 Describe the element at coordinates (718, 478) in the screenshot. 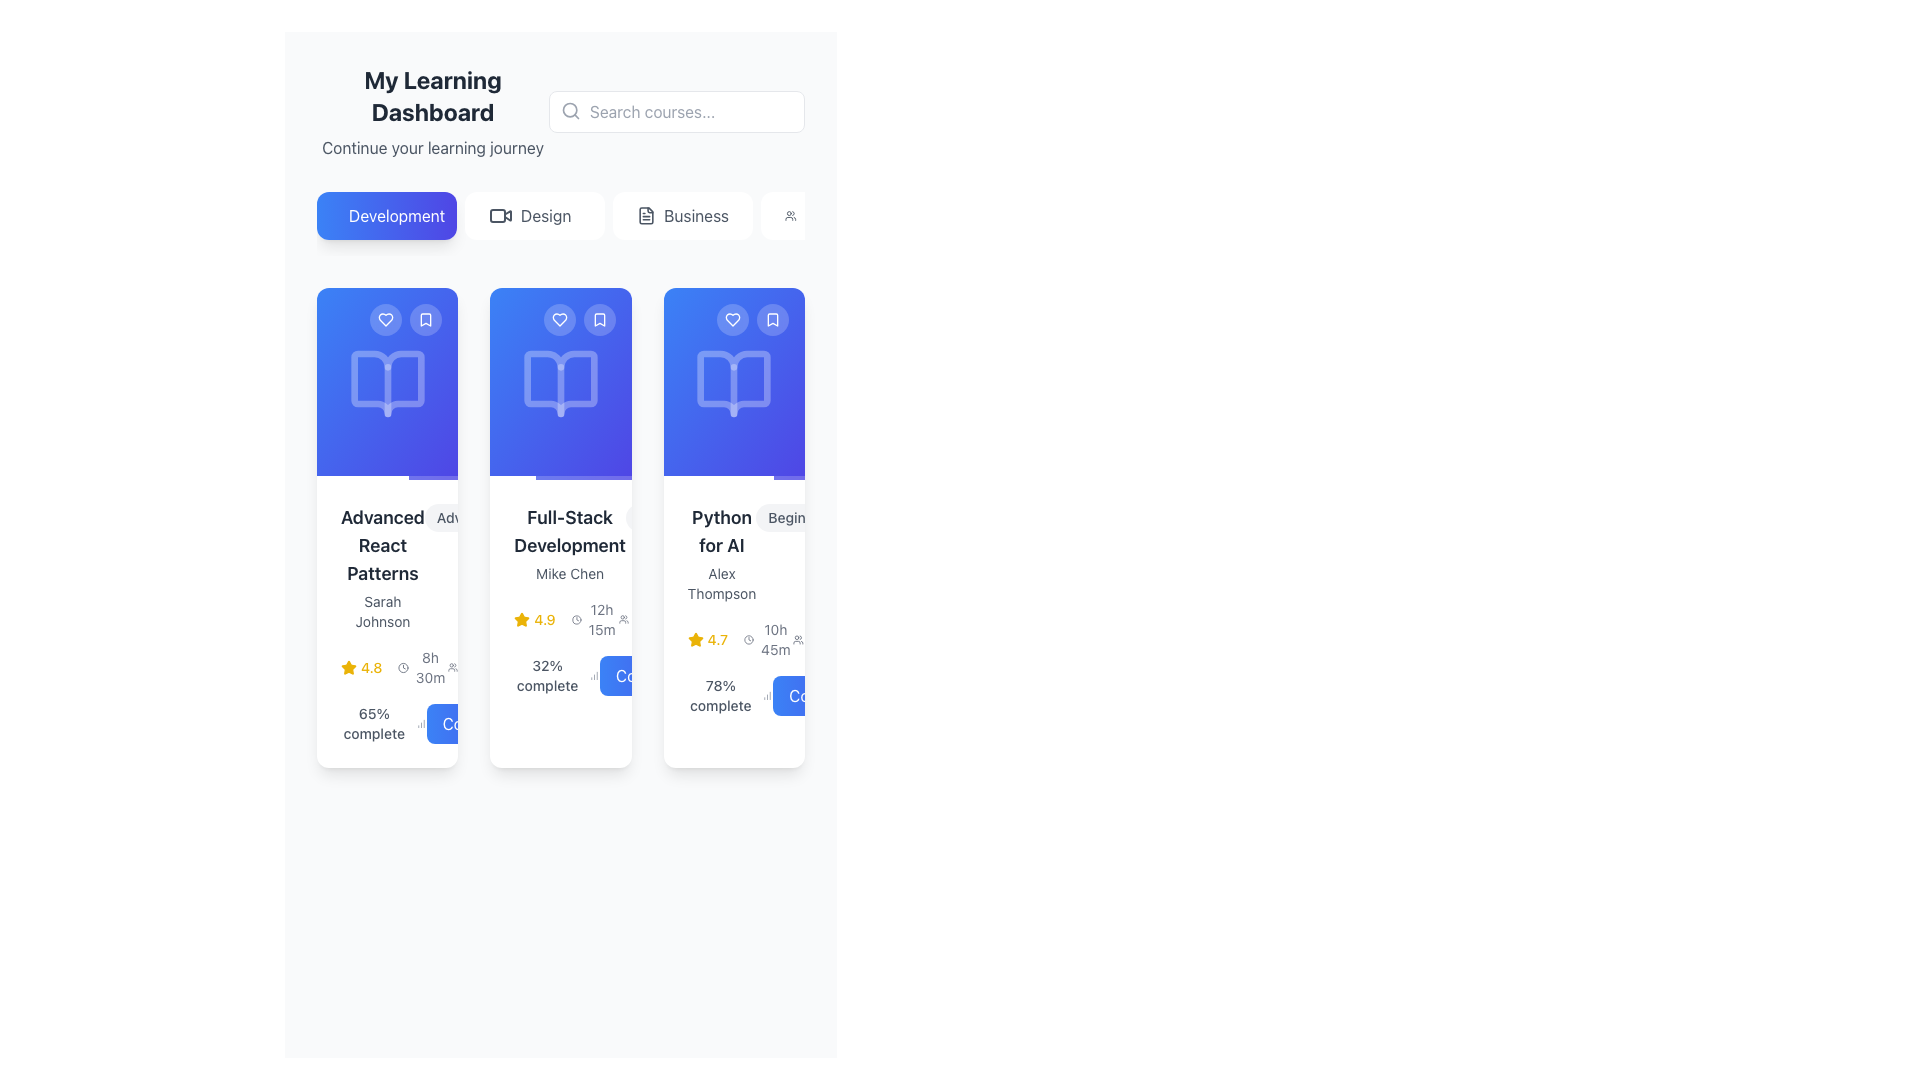

I see `the Progress Bar styled in white that serves as a progress indicator underneath the 'Python for AI' card in the third column of the grid layout` at that location.